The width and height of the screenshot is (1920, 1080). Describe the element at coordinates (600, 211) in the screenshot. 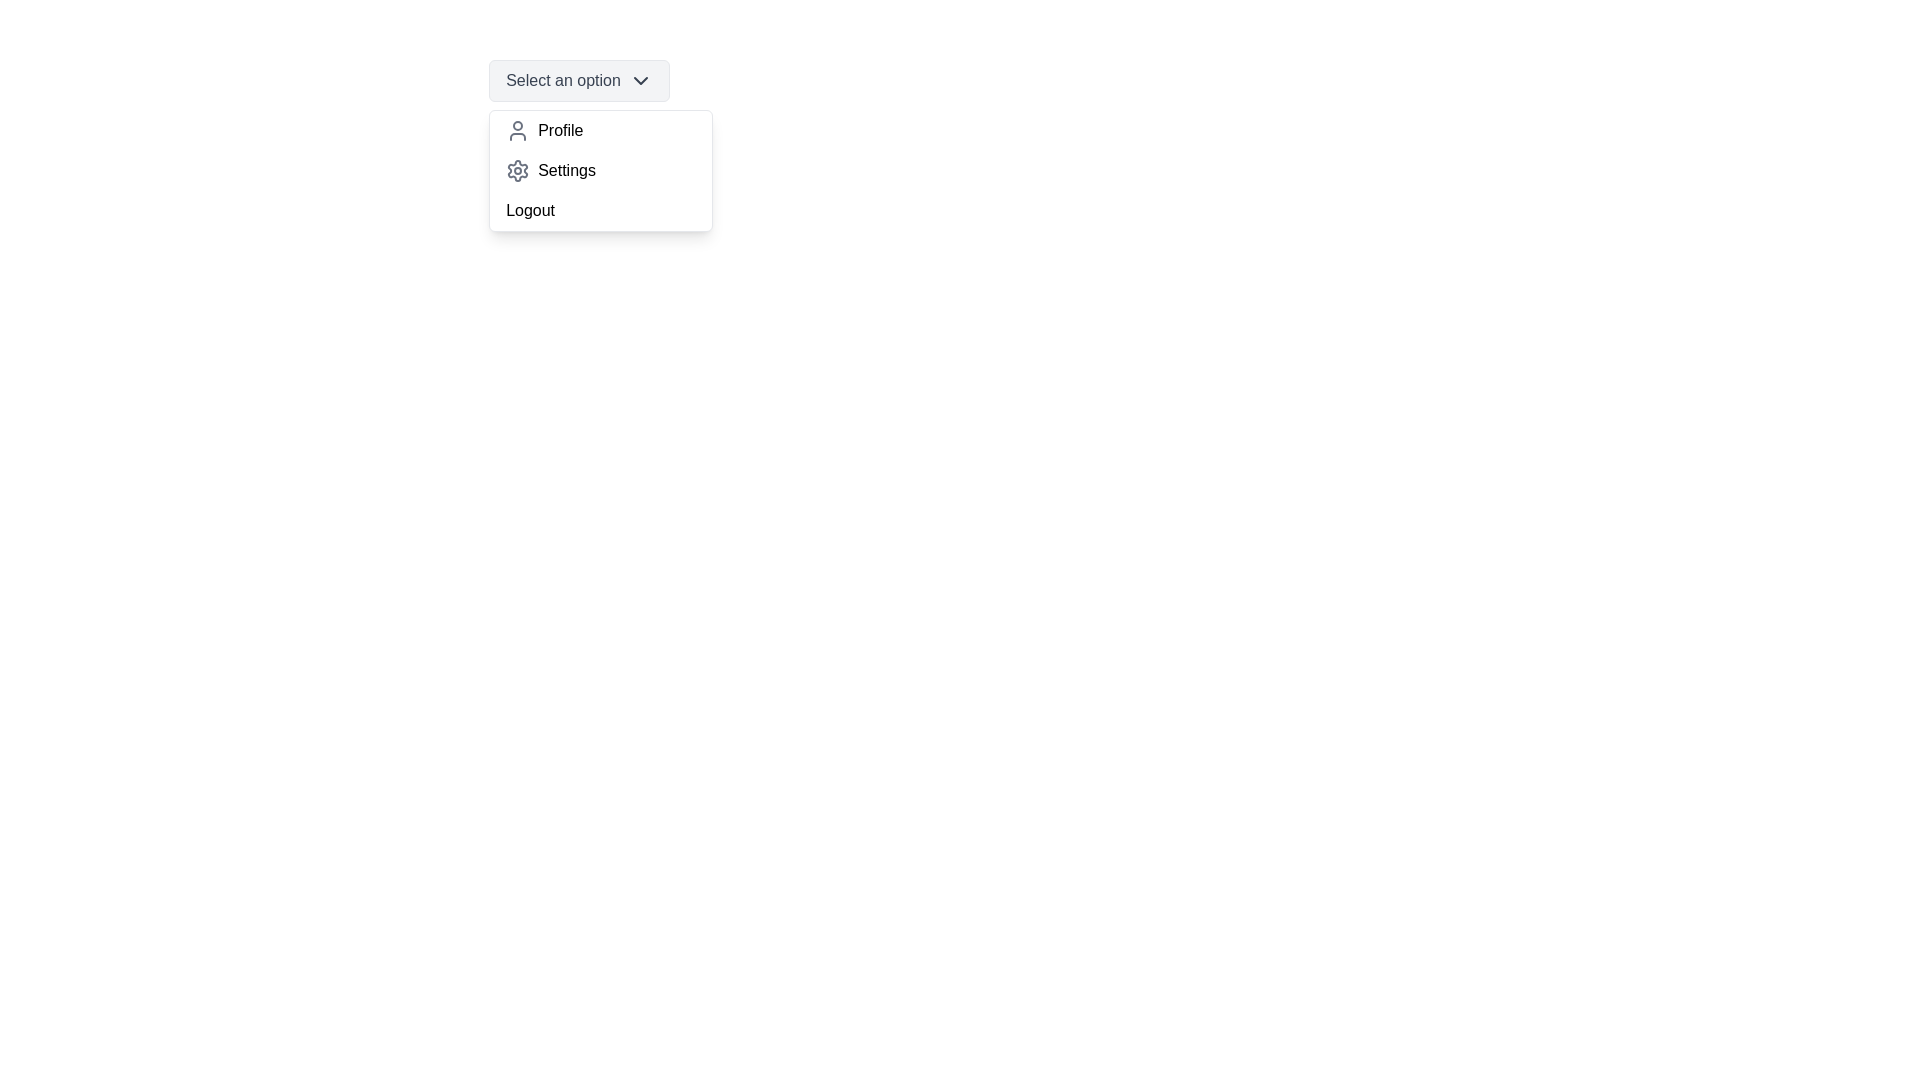

I see `the option Logout from the dropdown menu` at that location.